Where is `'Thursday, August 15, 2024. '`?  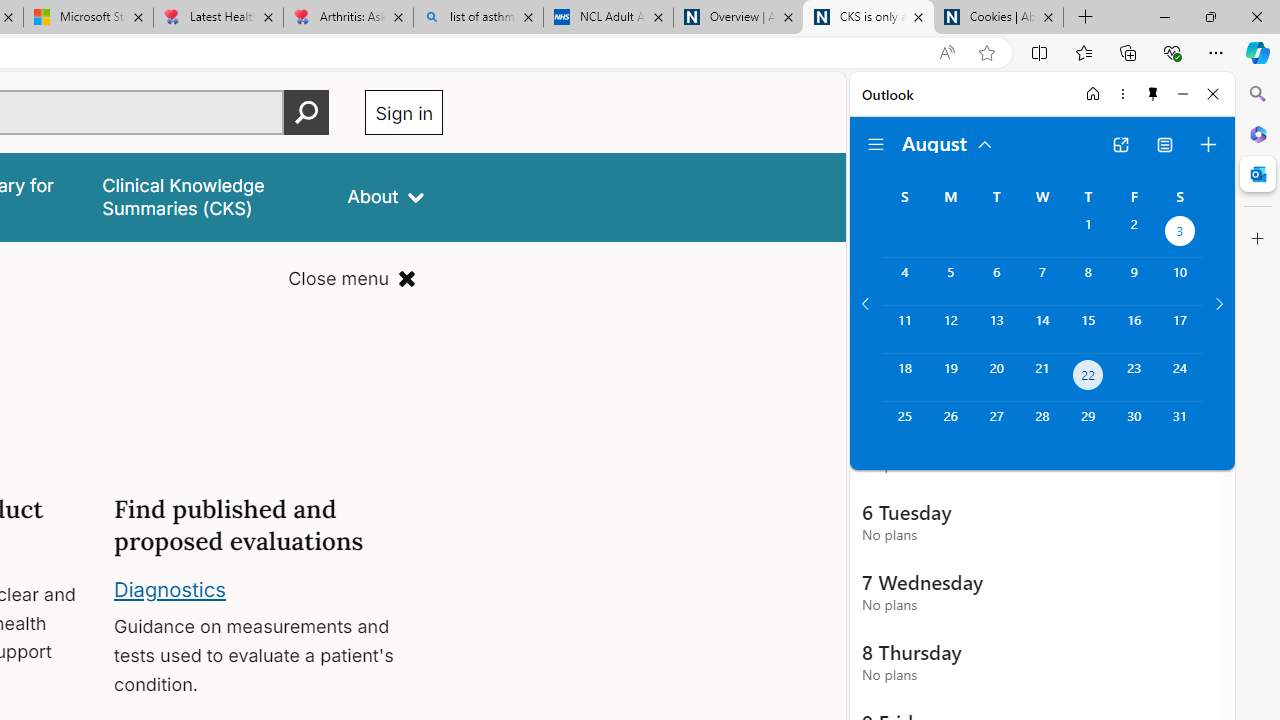
'Thursday, August 15, 2024. ' is located at coordinates (1087, 328).